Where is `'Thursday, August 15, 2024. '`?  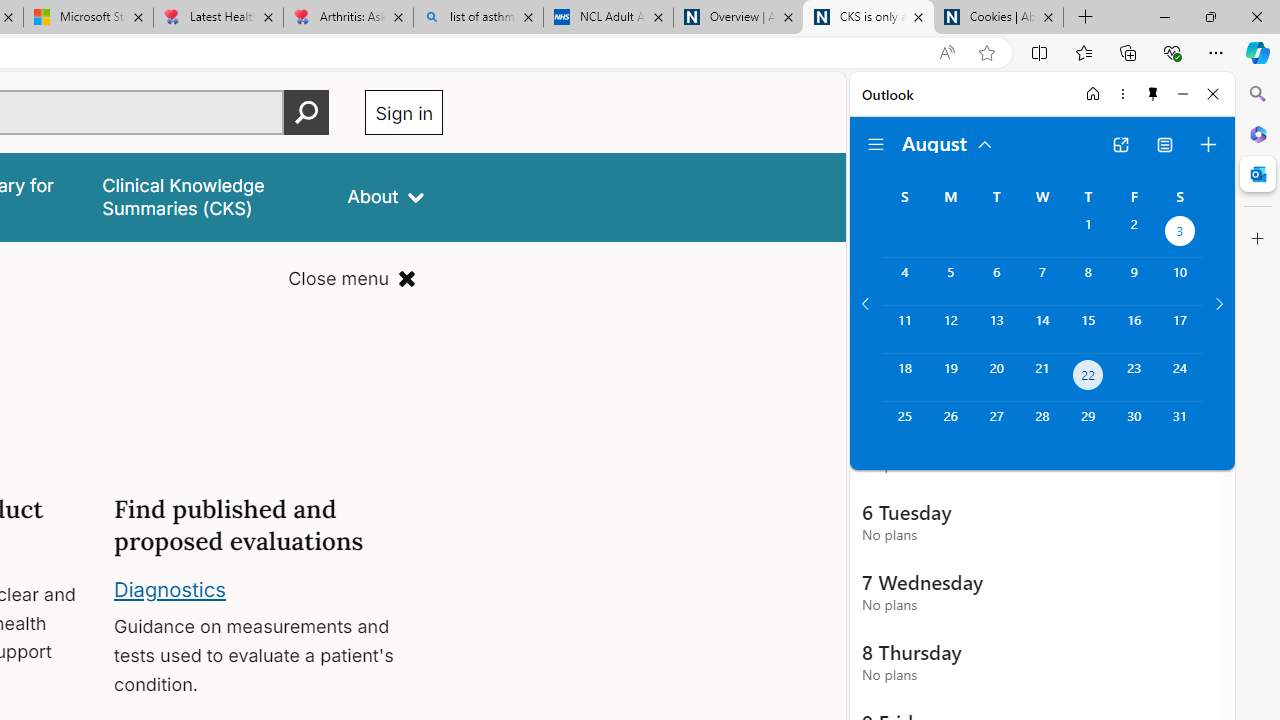
'Thursday, August 15, 2024. ' is located at coordinates (1087, 328).